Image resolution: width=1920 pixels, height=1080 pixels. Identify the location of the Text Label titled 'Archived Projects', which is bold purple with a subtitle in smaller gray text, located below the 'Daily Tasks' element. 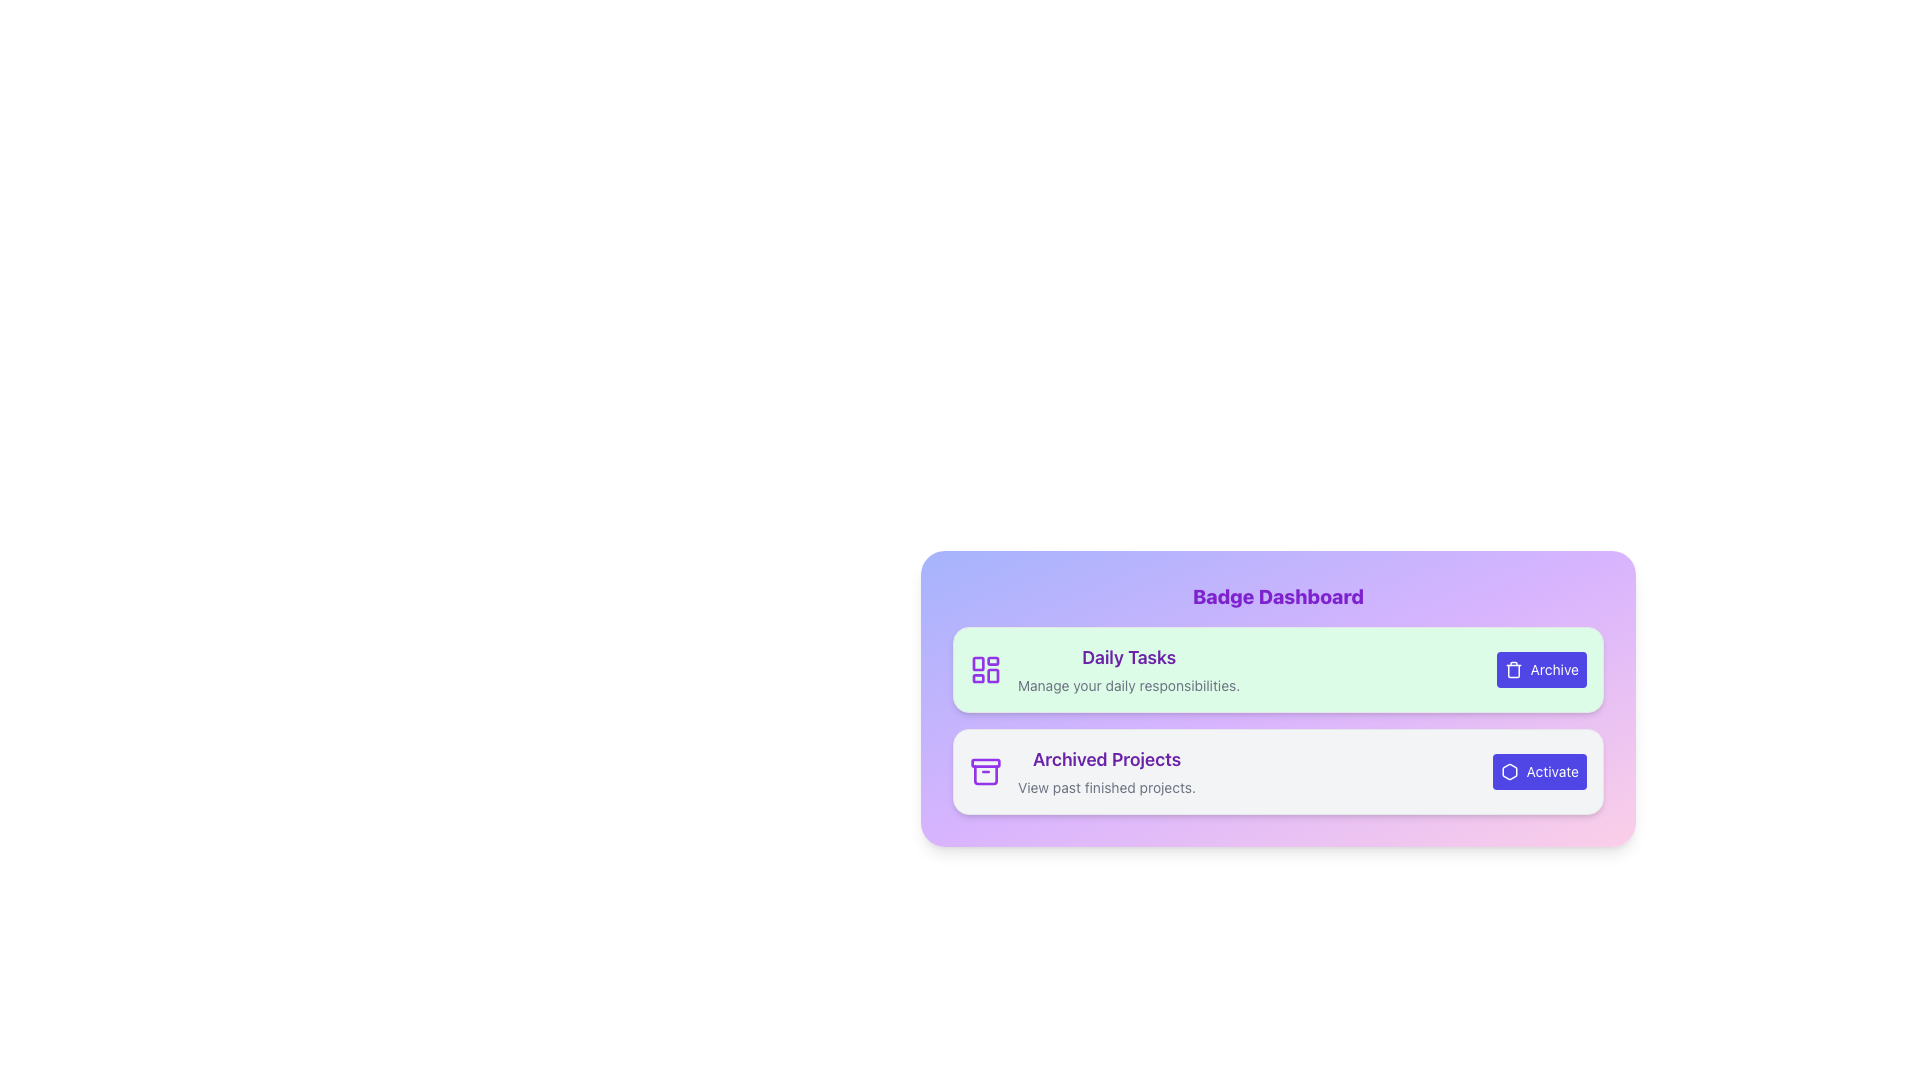
(1106, 770).